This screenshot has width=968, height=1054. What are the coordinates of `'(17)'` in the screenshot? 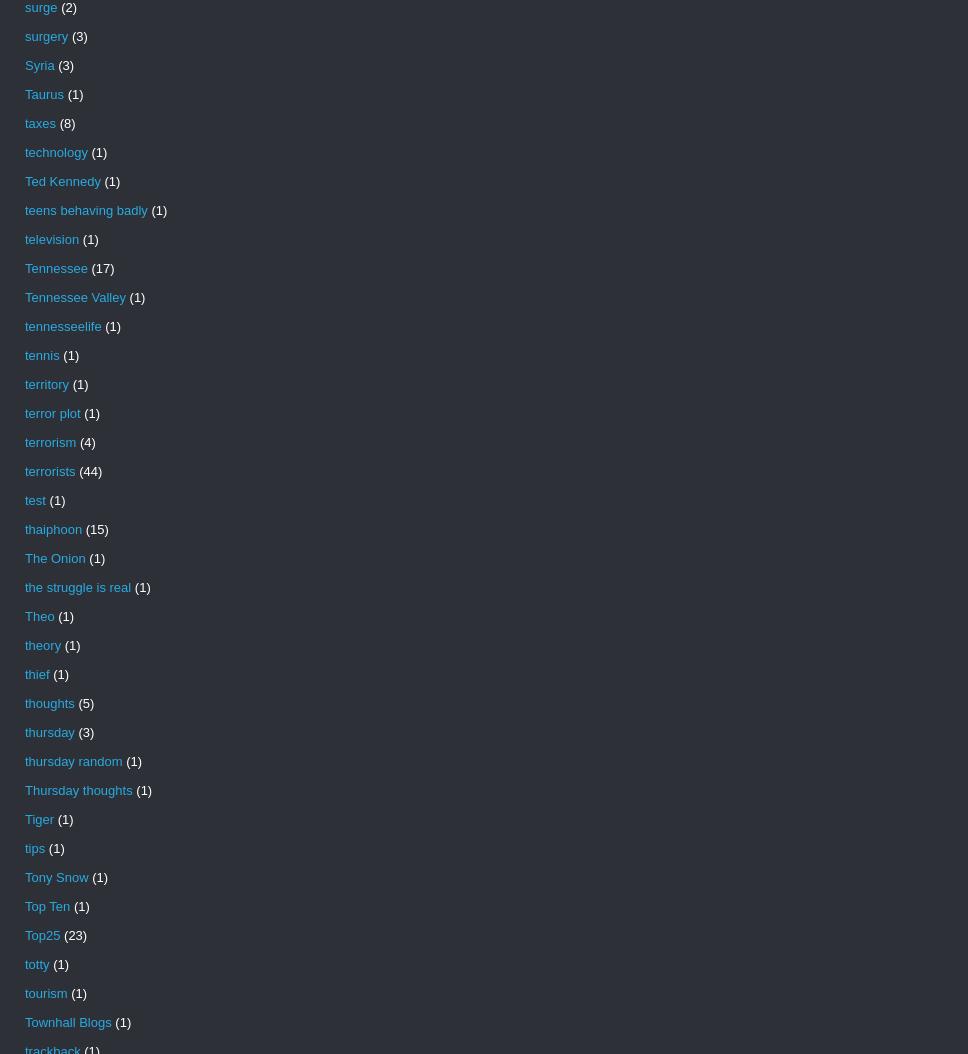 It's located at (90, 267).